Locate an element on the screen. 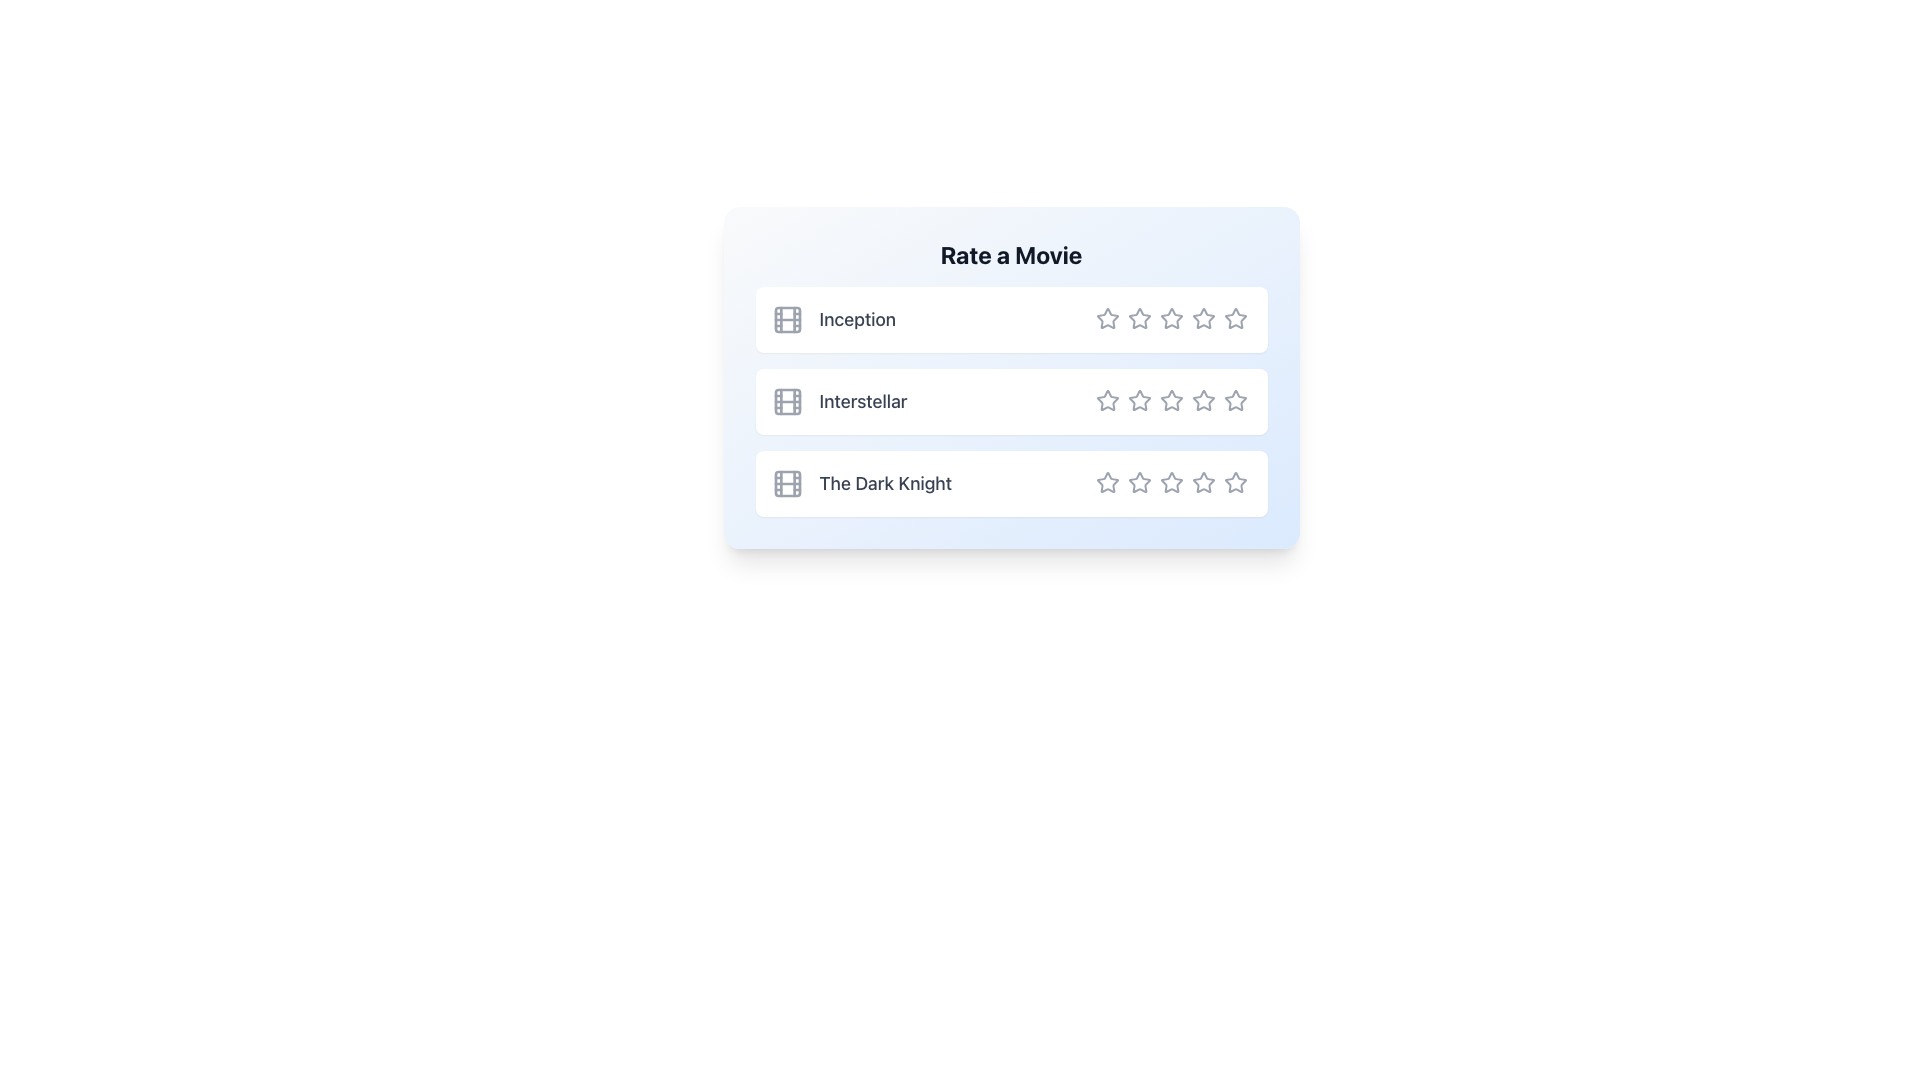 The image size is (1920, 1080). displayed text of the Text Label with Icon that represents the movie 'The Dark Knight', located below 'Interstellar' and above the rating section is located at coordinates (861, 483).